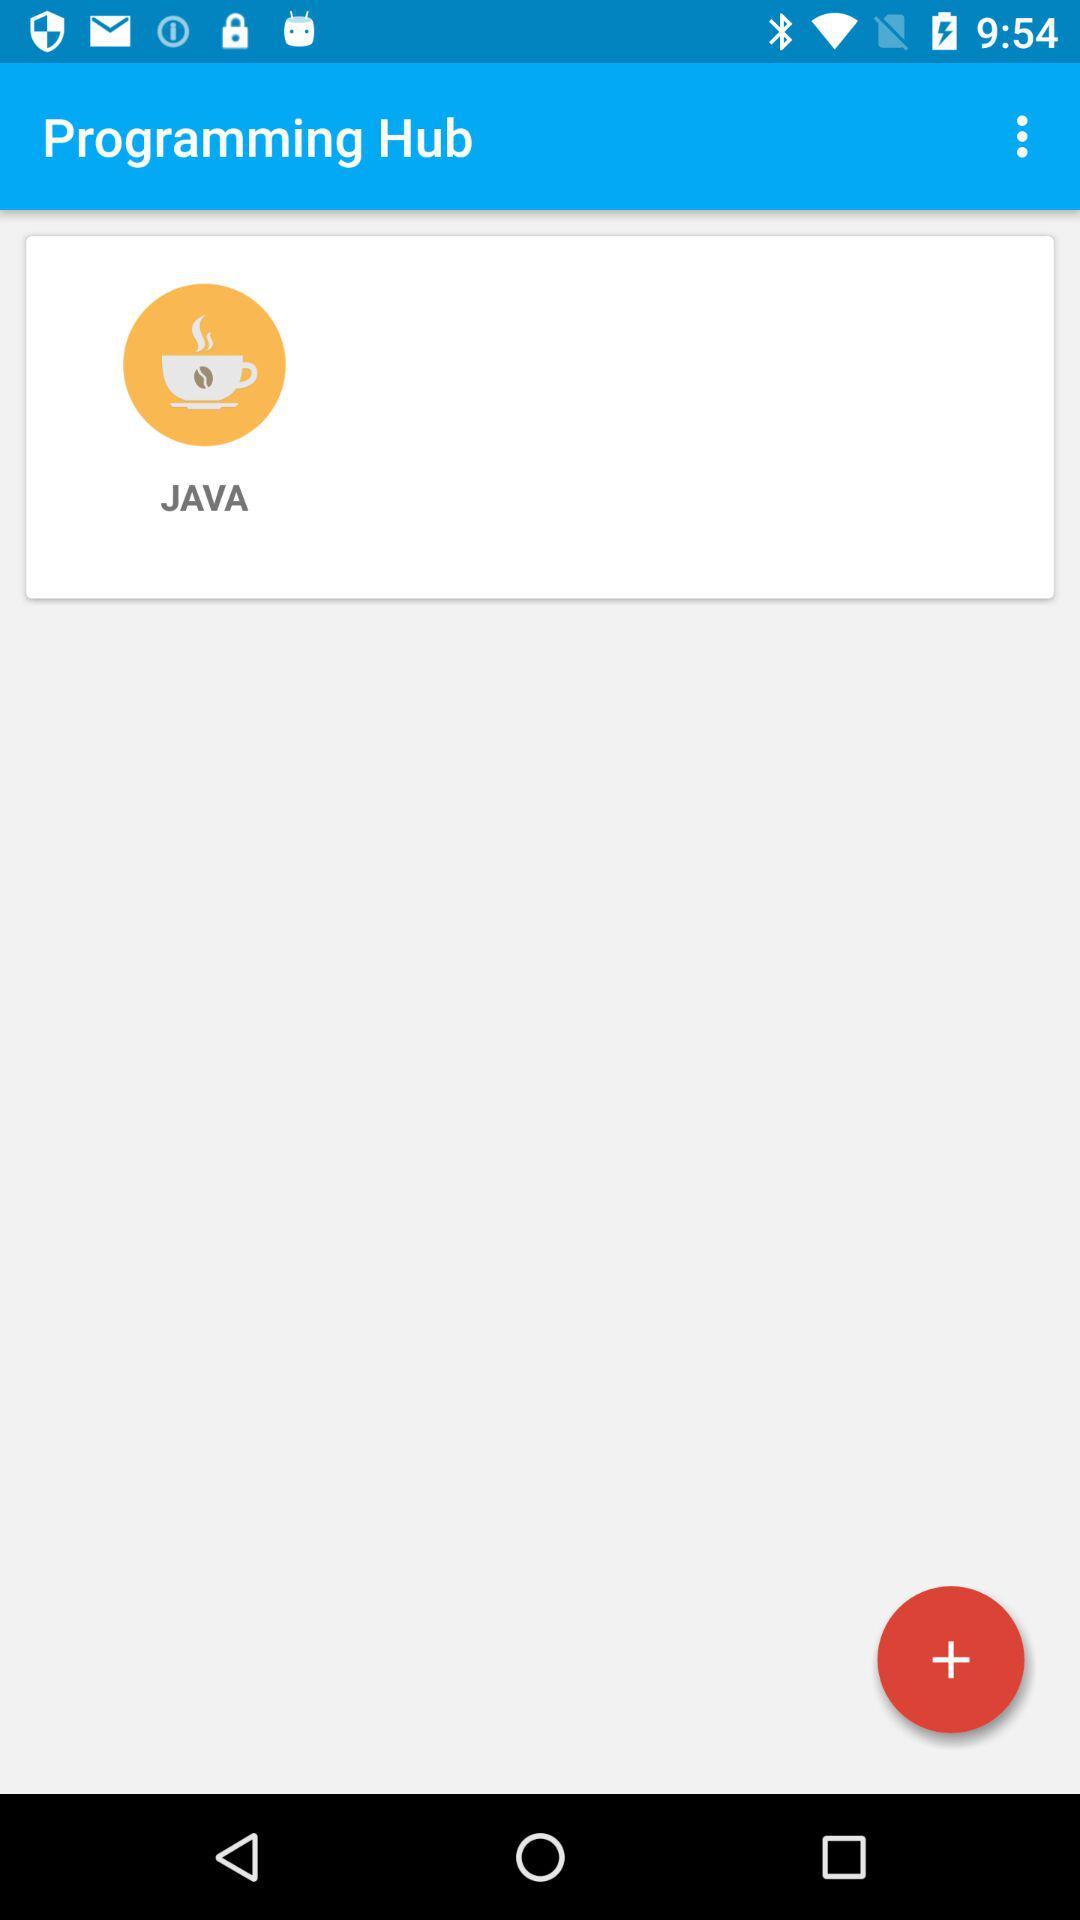 The height and width of the screenshot is (1920, 1080). I want to click on the item to the right of the programming hub item, so click(1027, 135).